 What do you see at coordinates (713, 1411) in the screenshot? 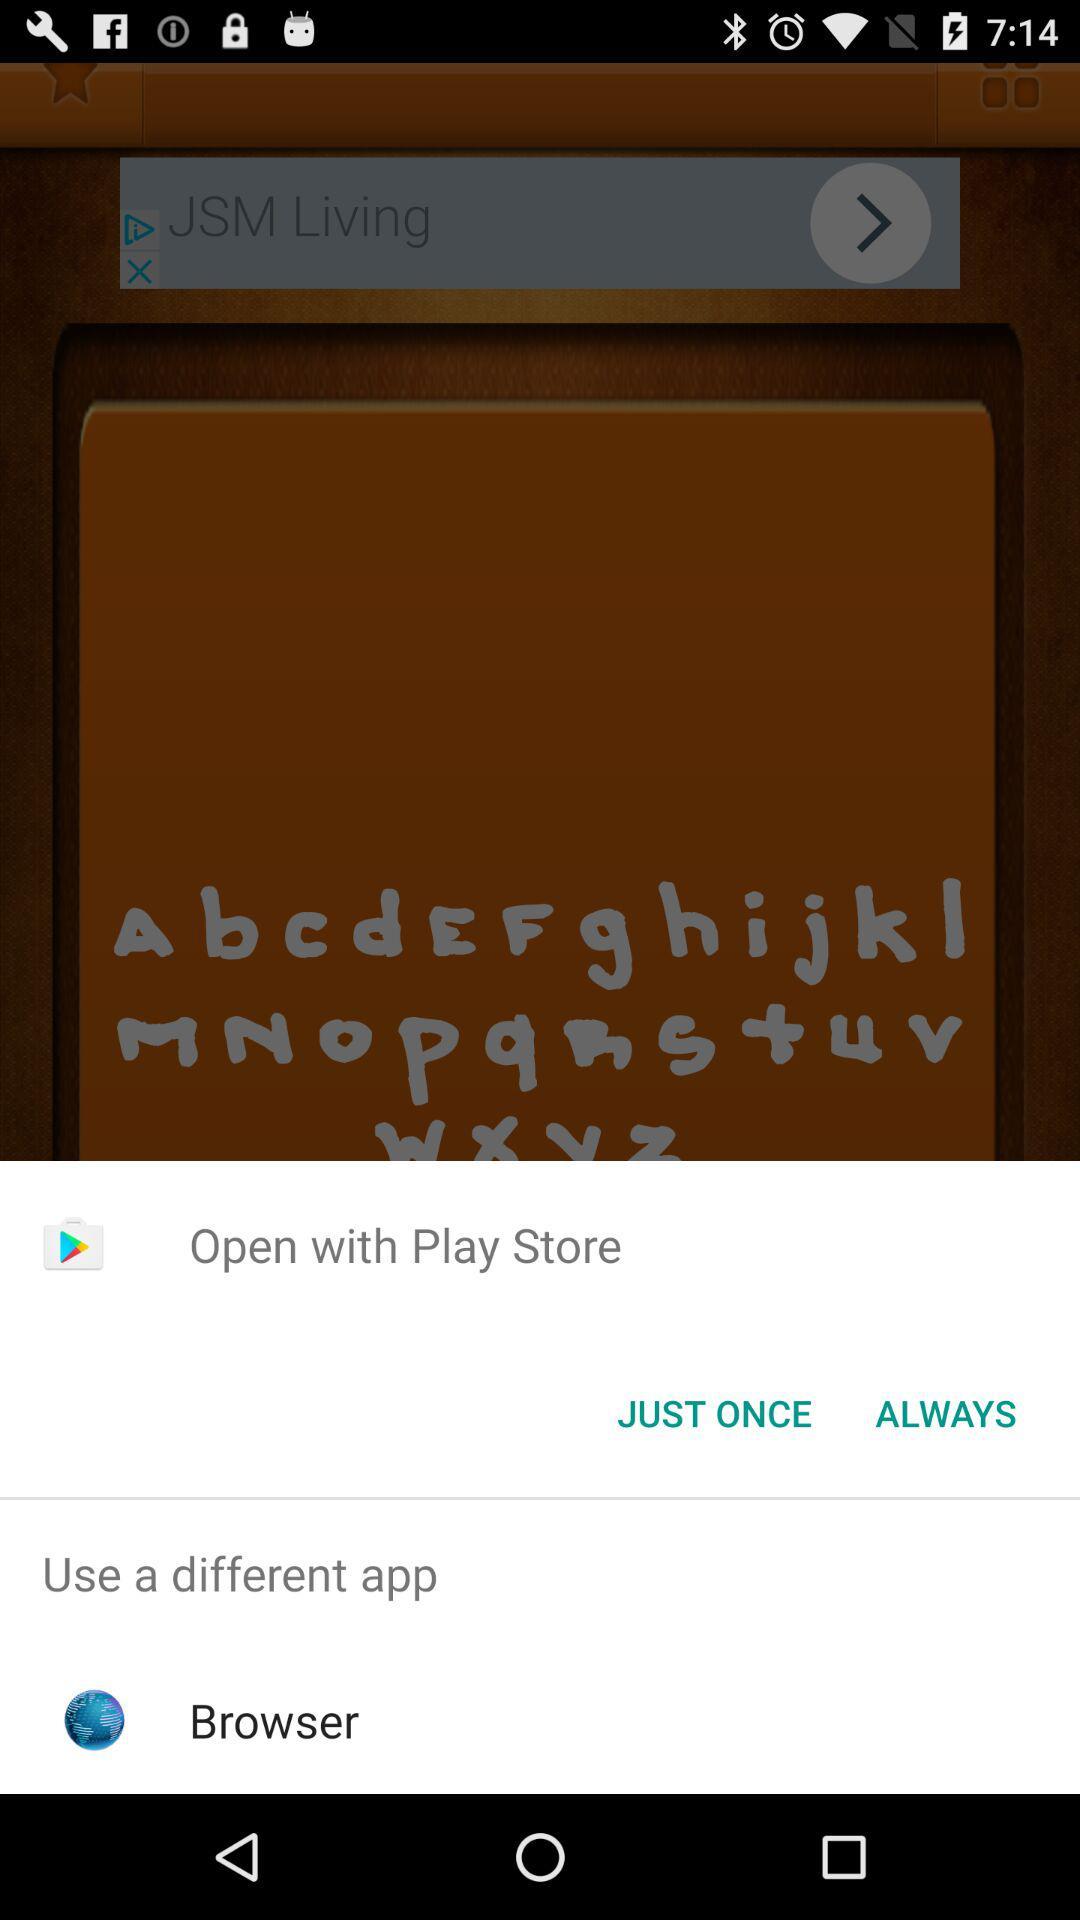
I see `the icon next to the always item` at bounding box center [713, 1411].